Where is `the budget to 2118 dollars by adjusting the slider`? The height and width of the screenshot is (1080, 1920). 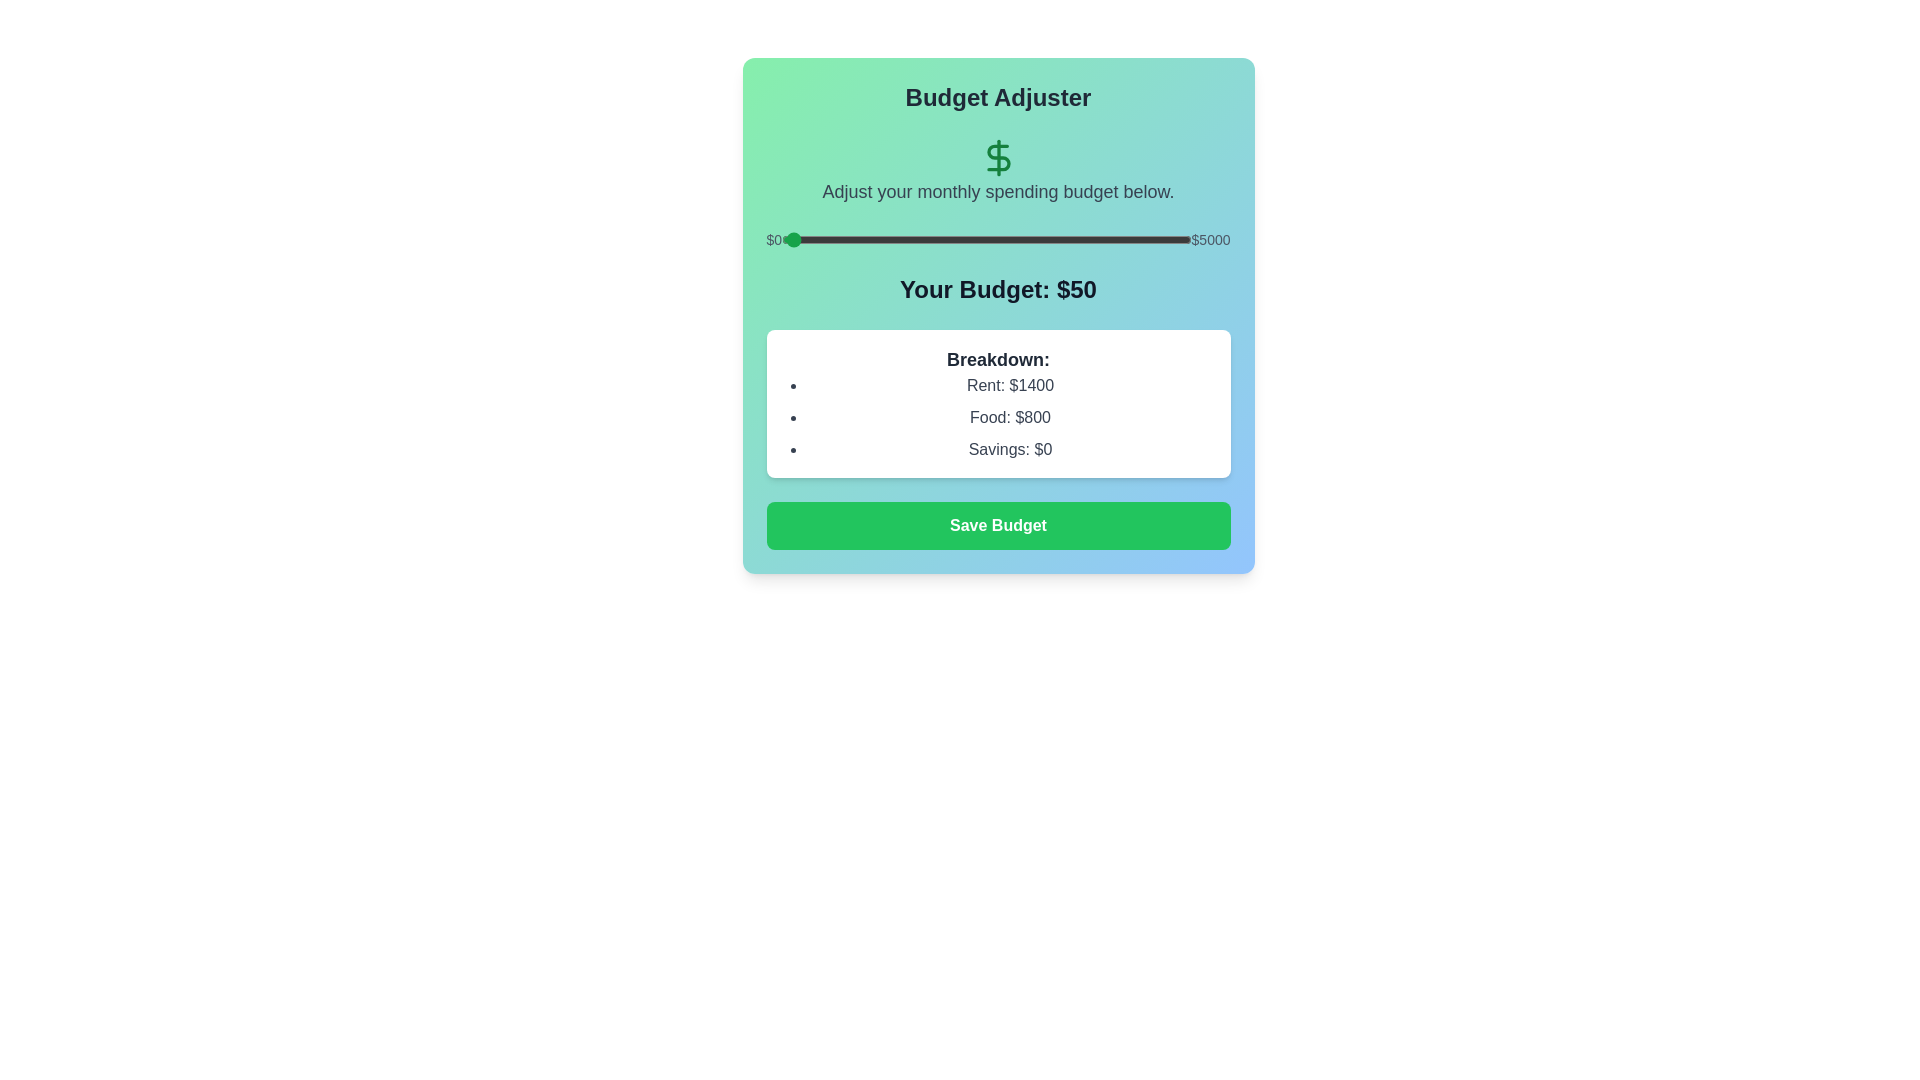
the budget to 2118 dollars by adjusting the slider is located at coordinates (954, 238).